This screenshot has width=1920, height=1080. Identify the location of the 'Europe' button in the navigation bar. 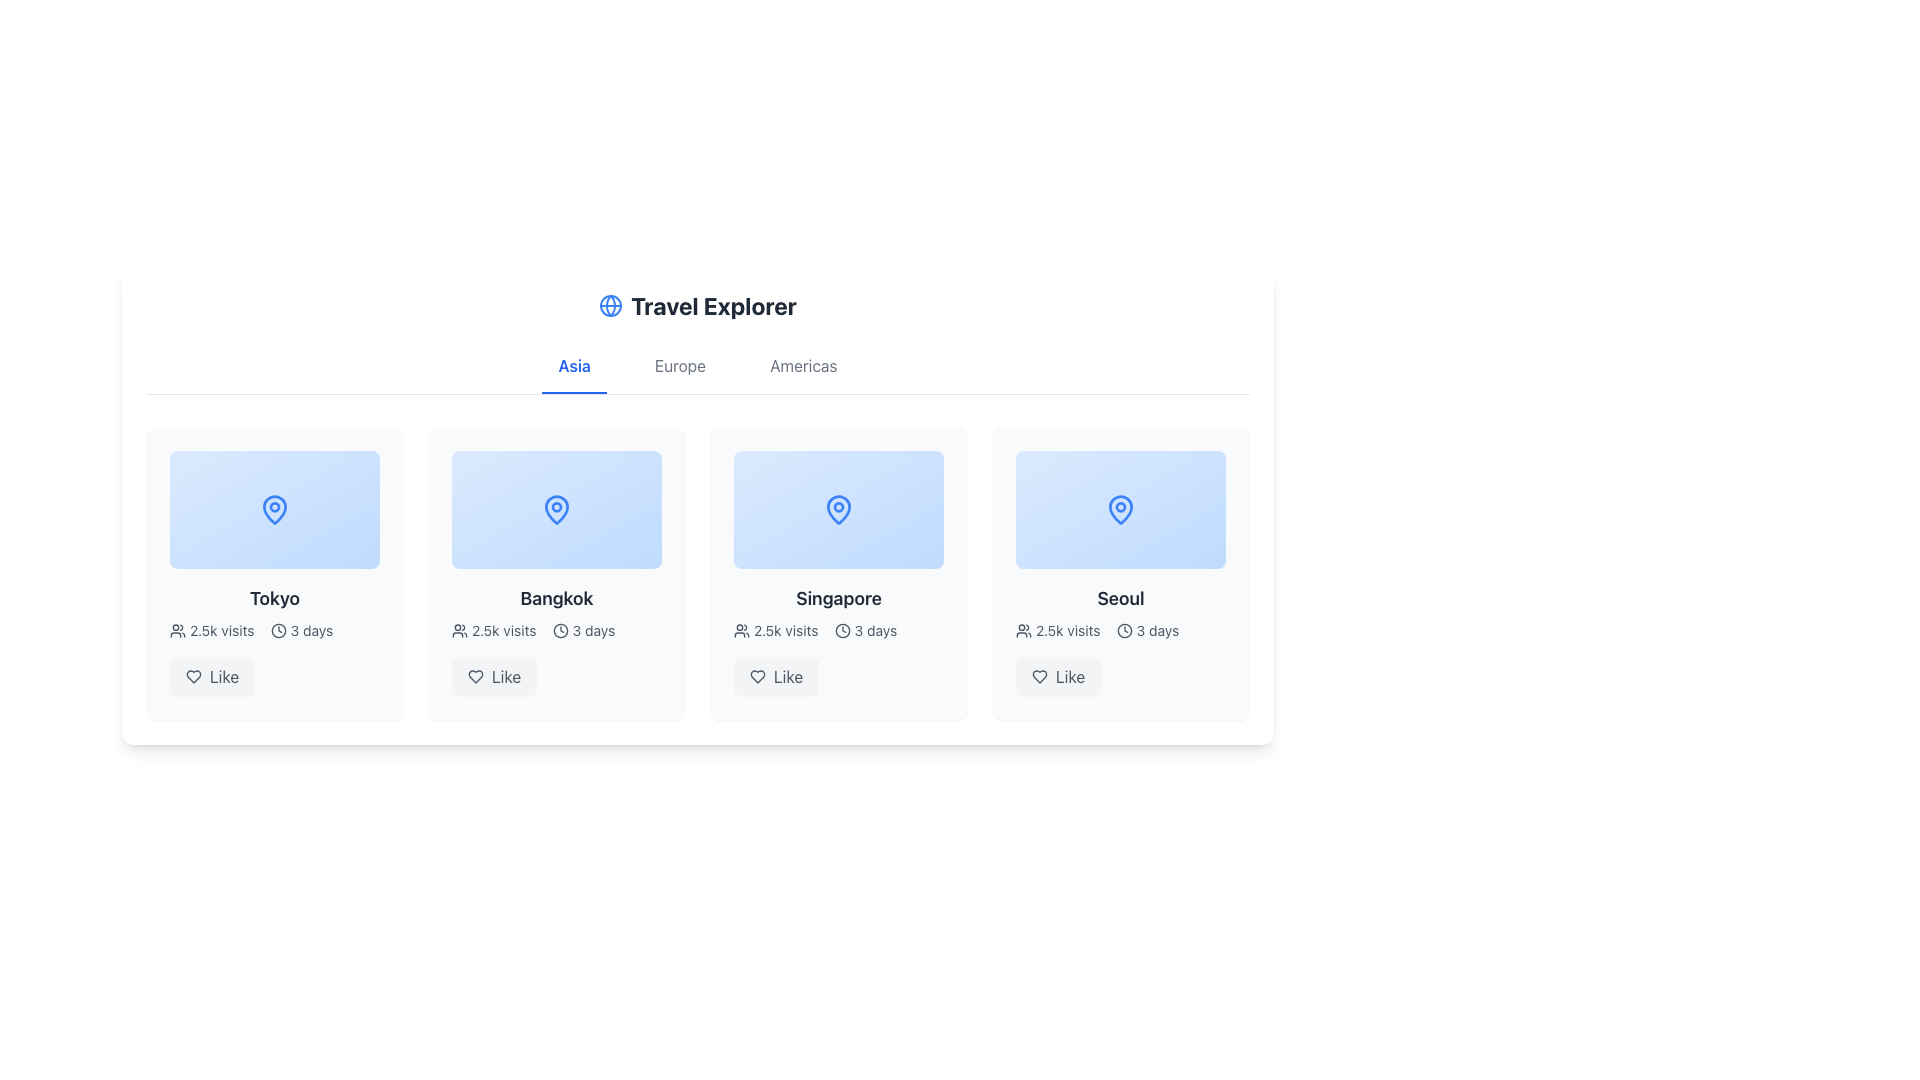
(680, 374).